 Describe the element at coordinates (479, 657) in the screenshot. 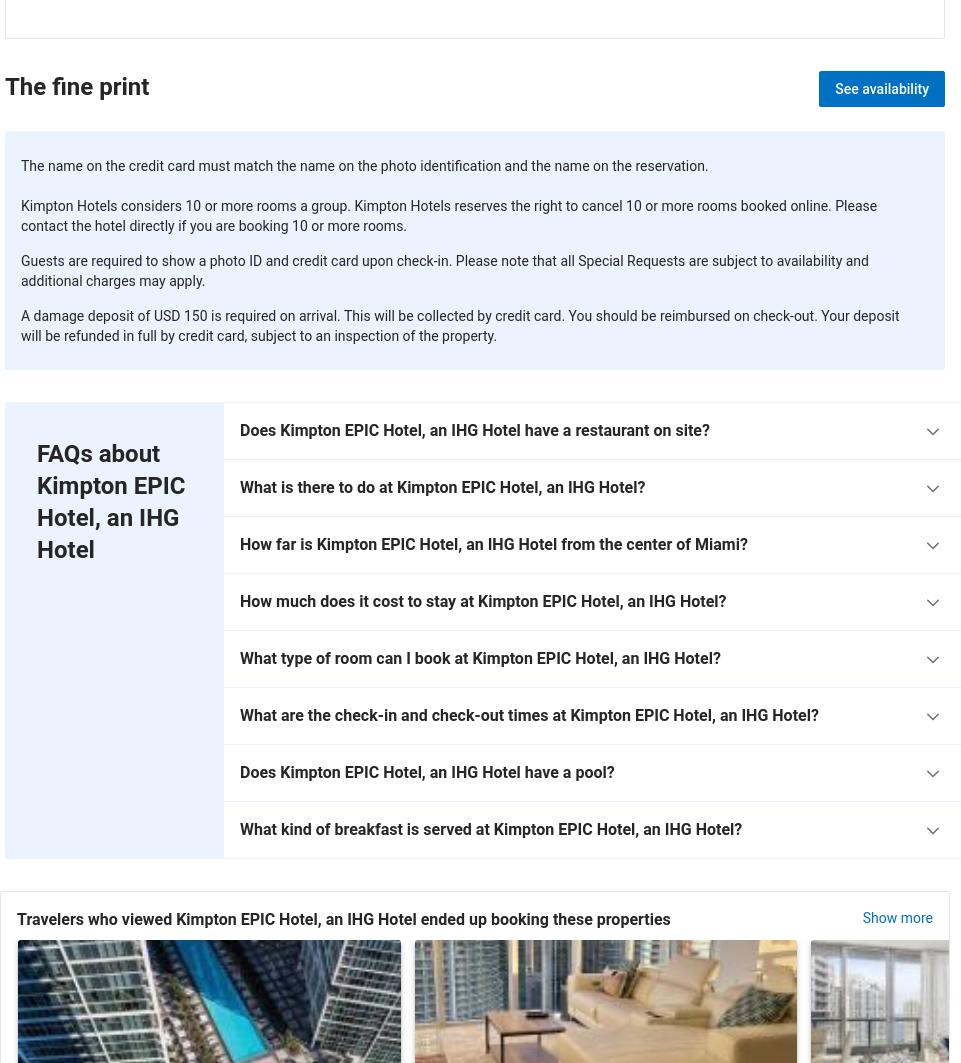

I see `'What type of room can I book at Kimpton EPIC Hotel, an IHG Hotel?'` at that location.